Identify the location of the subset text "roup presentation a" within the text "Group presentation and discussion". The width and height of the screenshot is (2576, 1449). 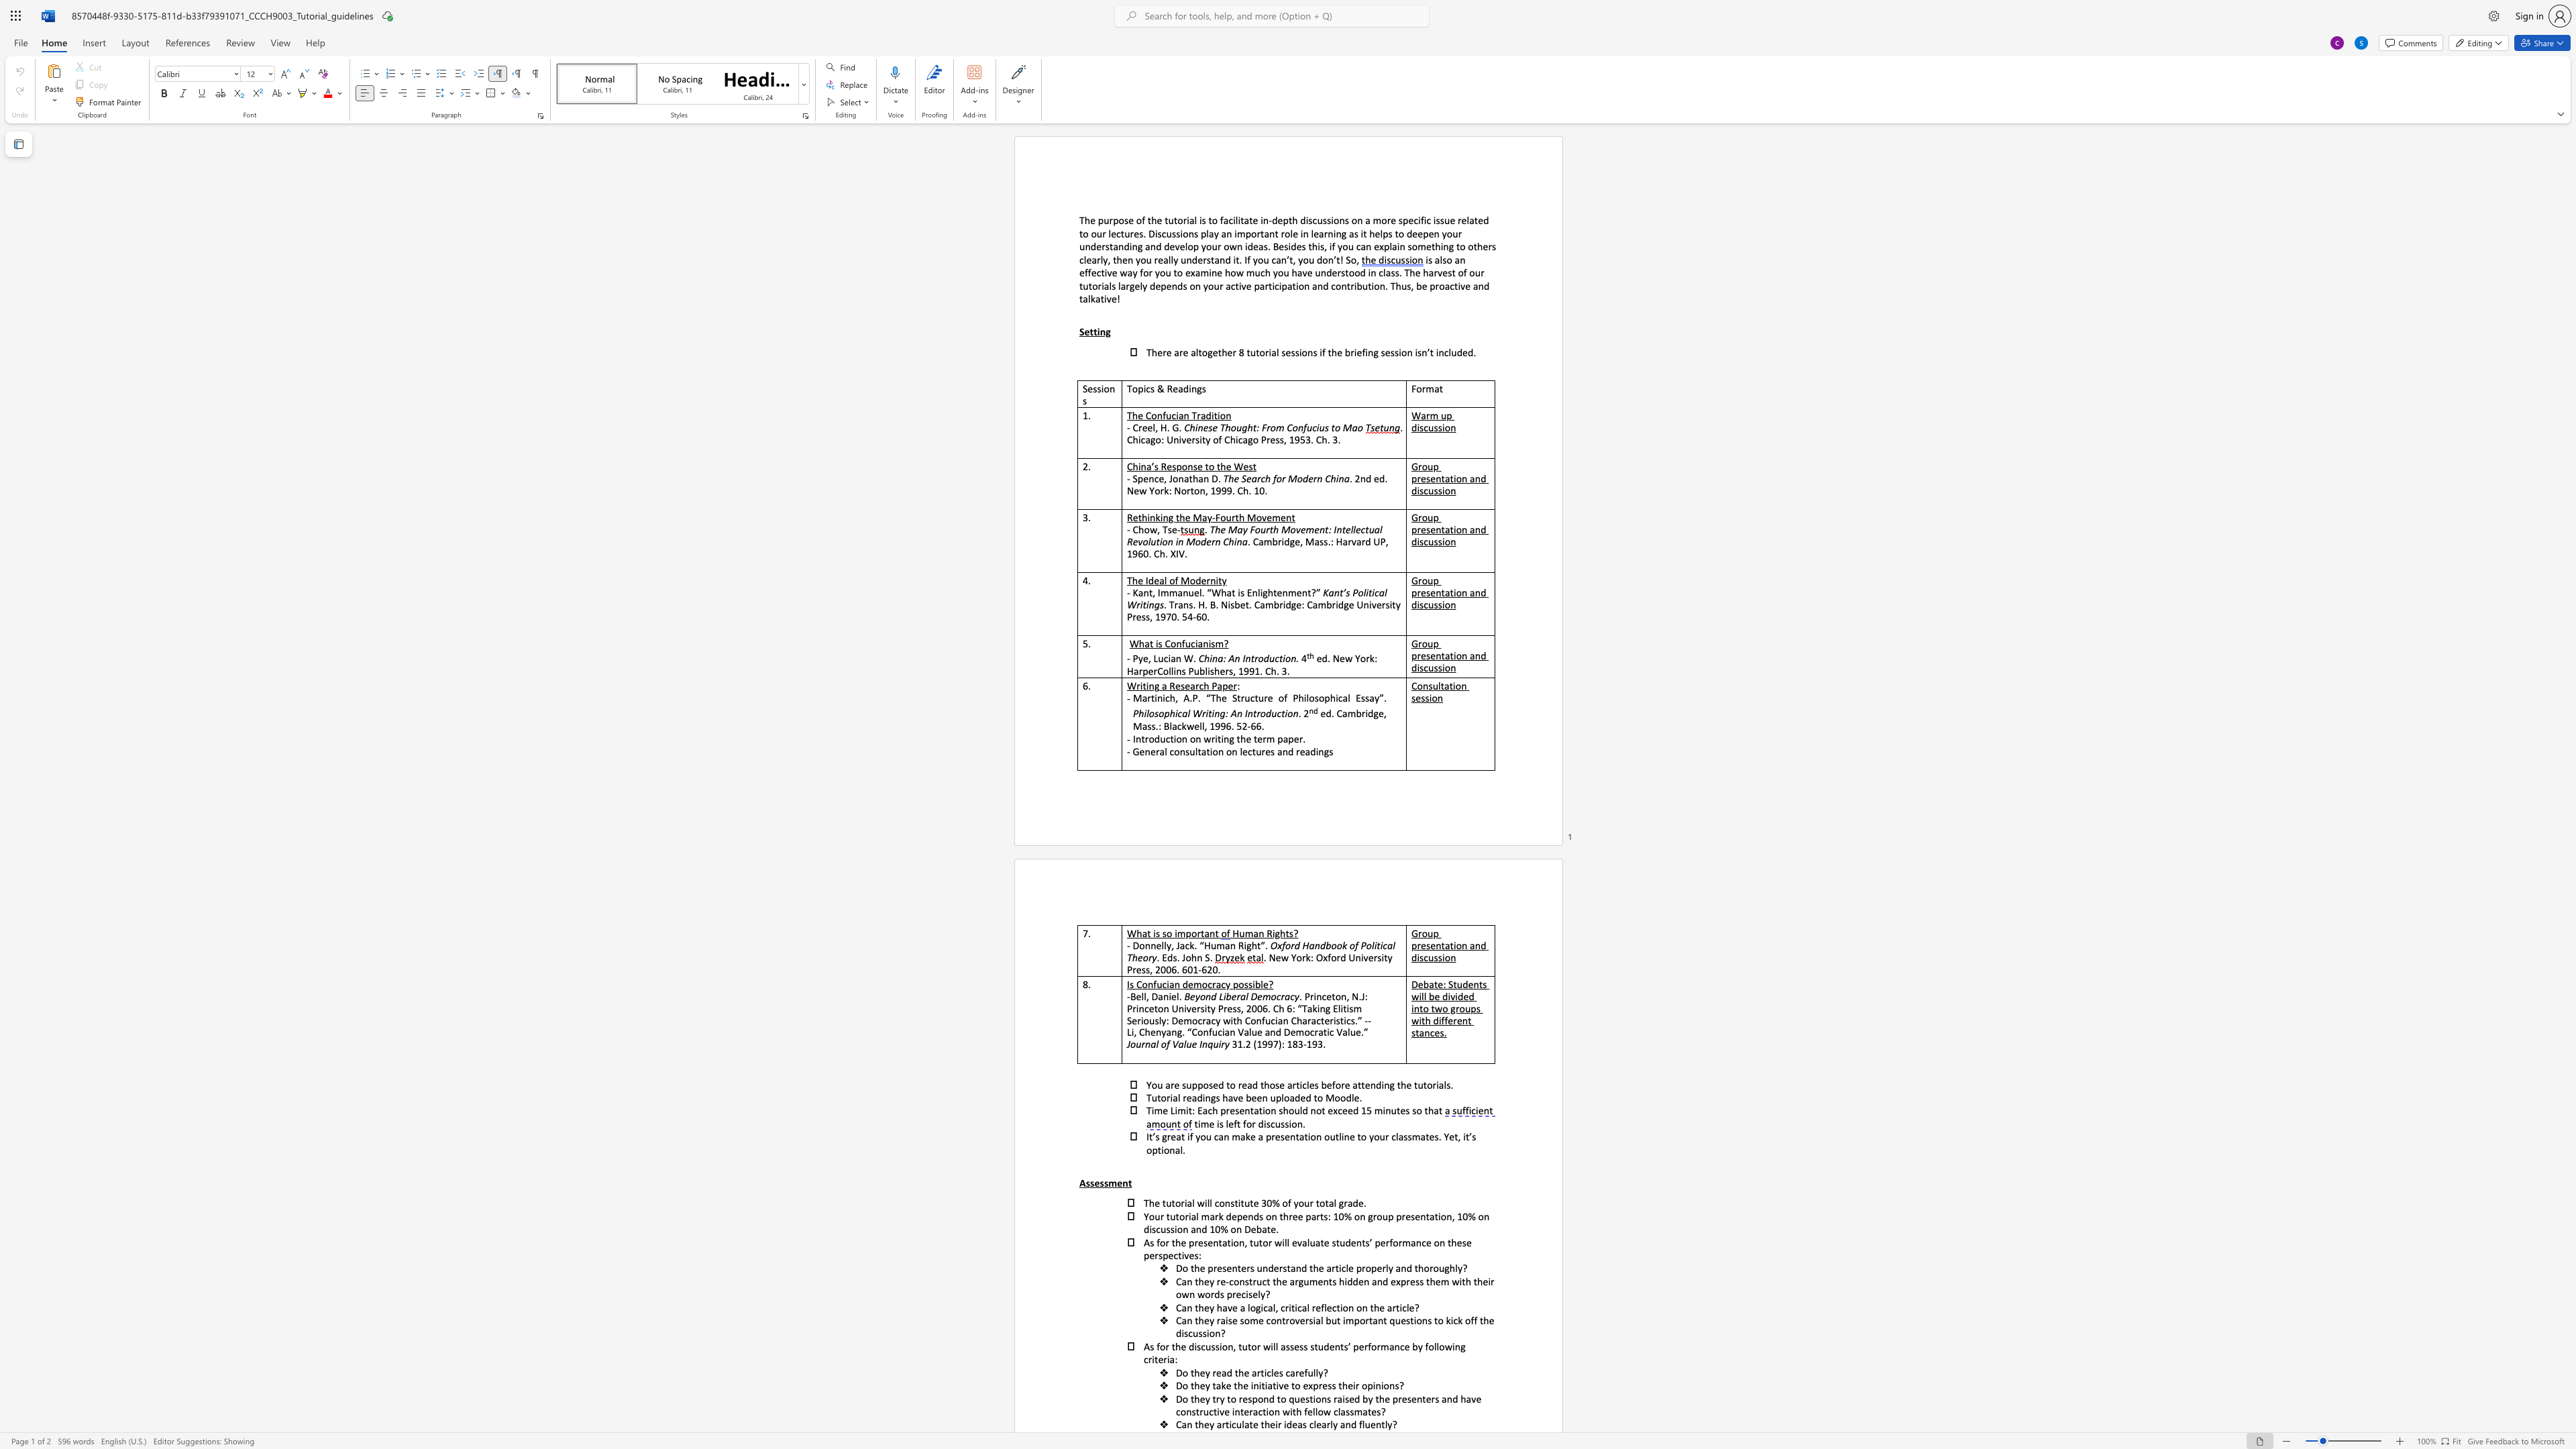
(1417, 466).